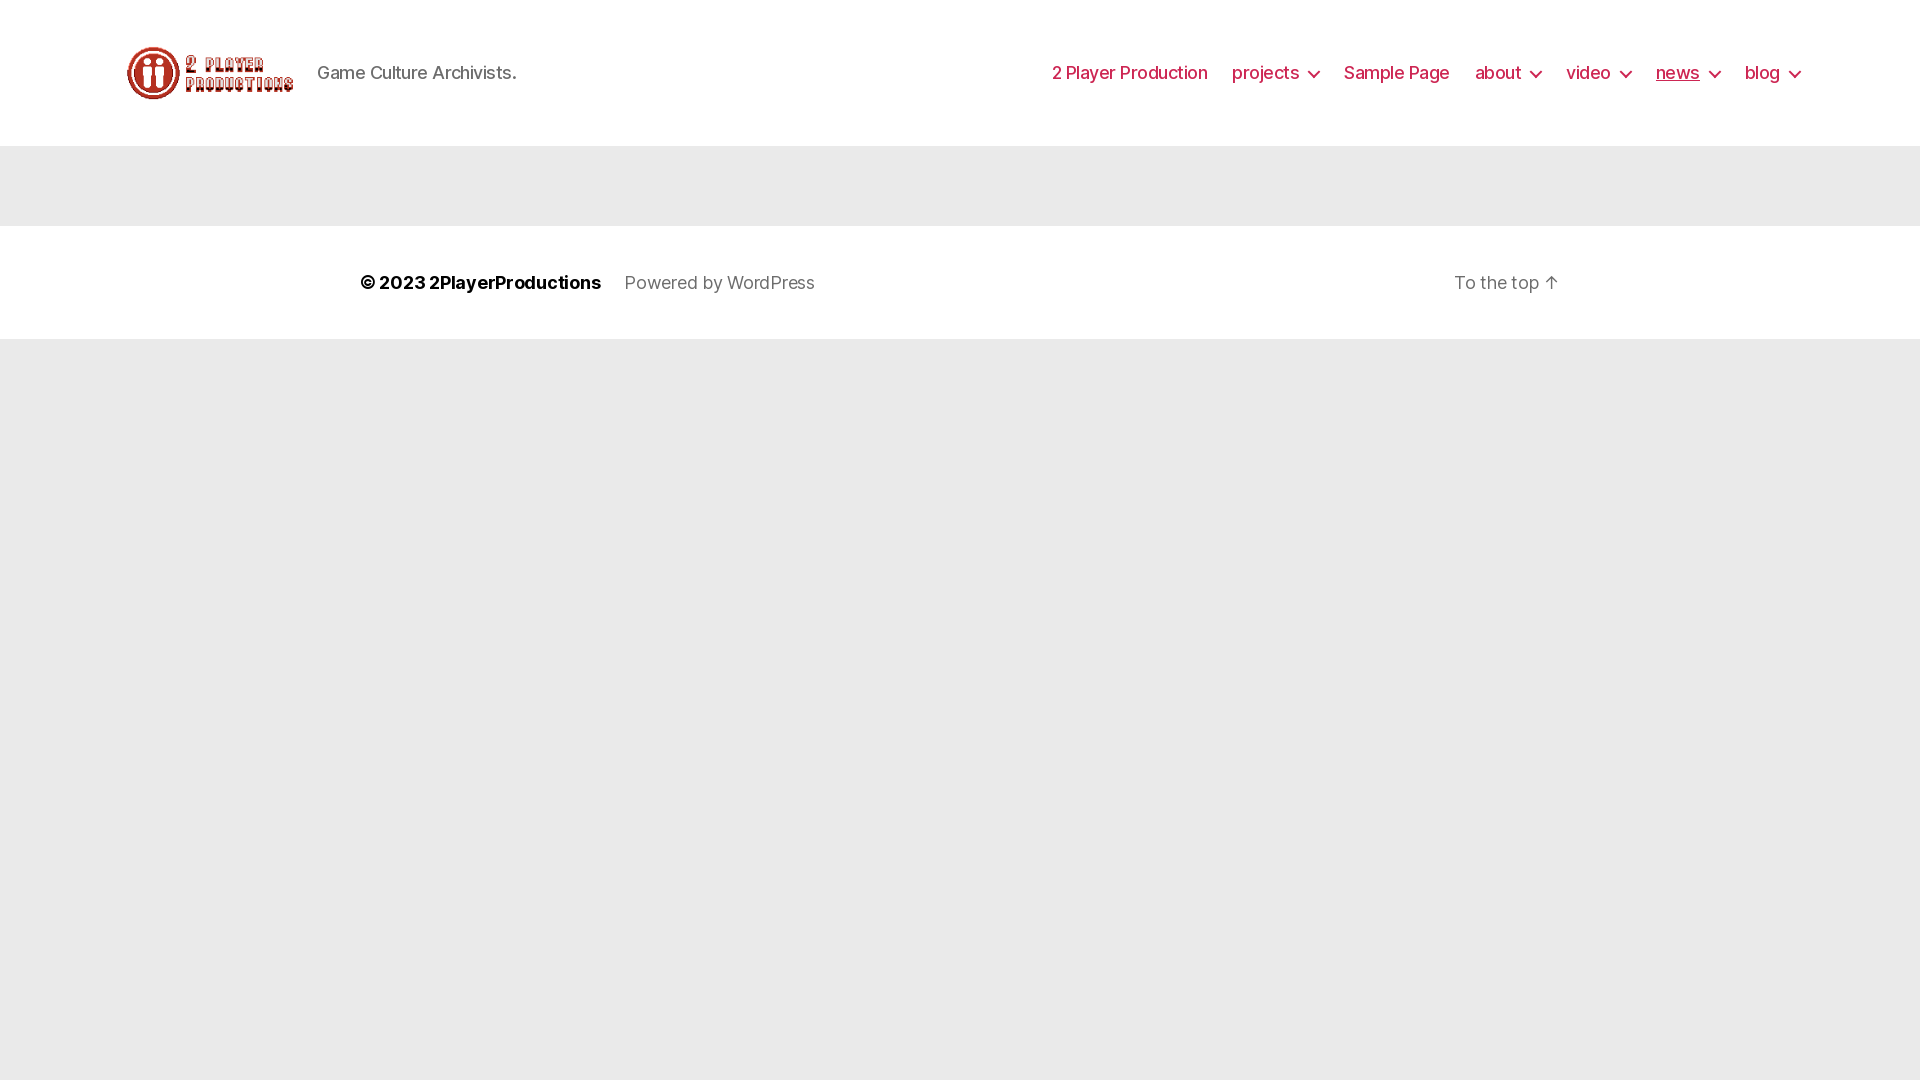 The image size is (1920, 1080). Describe the element at coordinates (1395, 72) in the screenshot. I see `'Sample Page'` at that location.